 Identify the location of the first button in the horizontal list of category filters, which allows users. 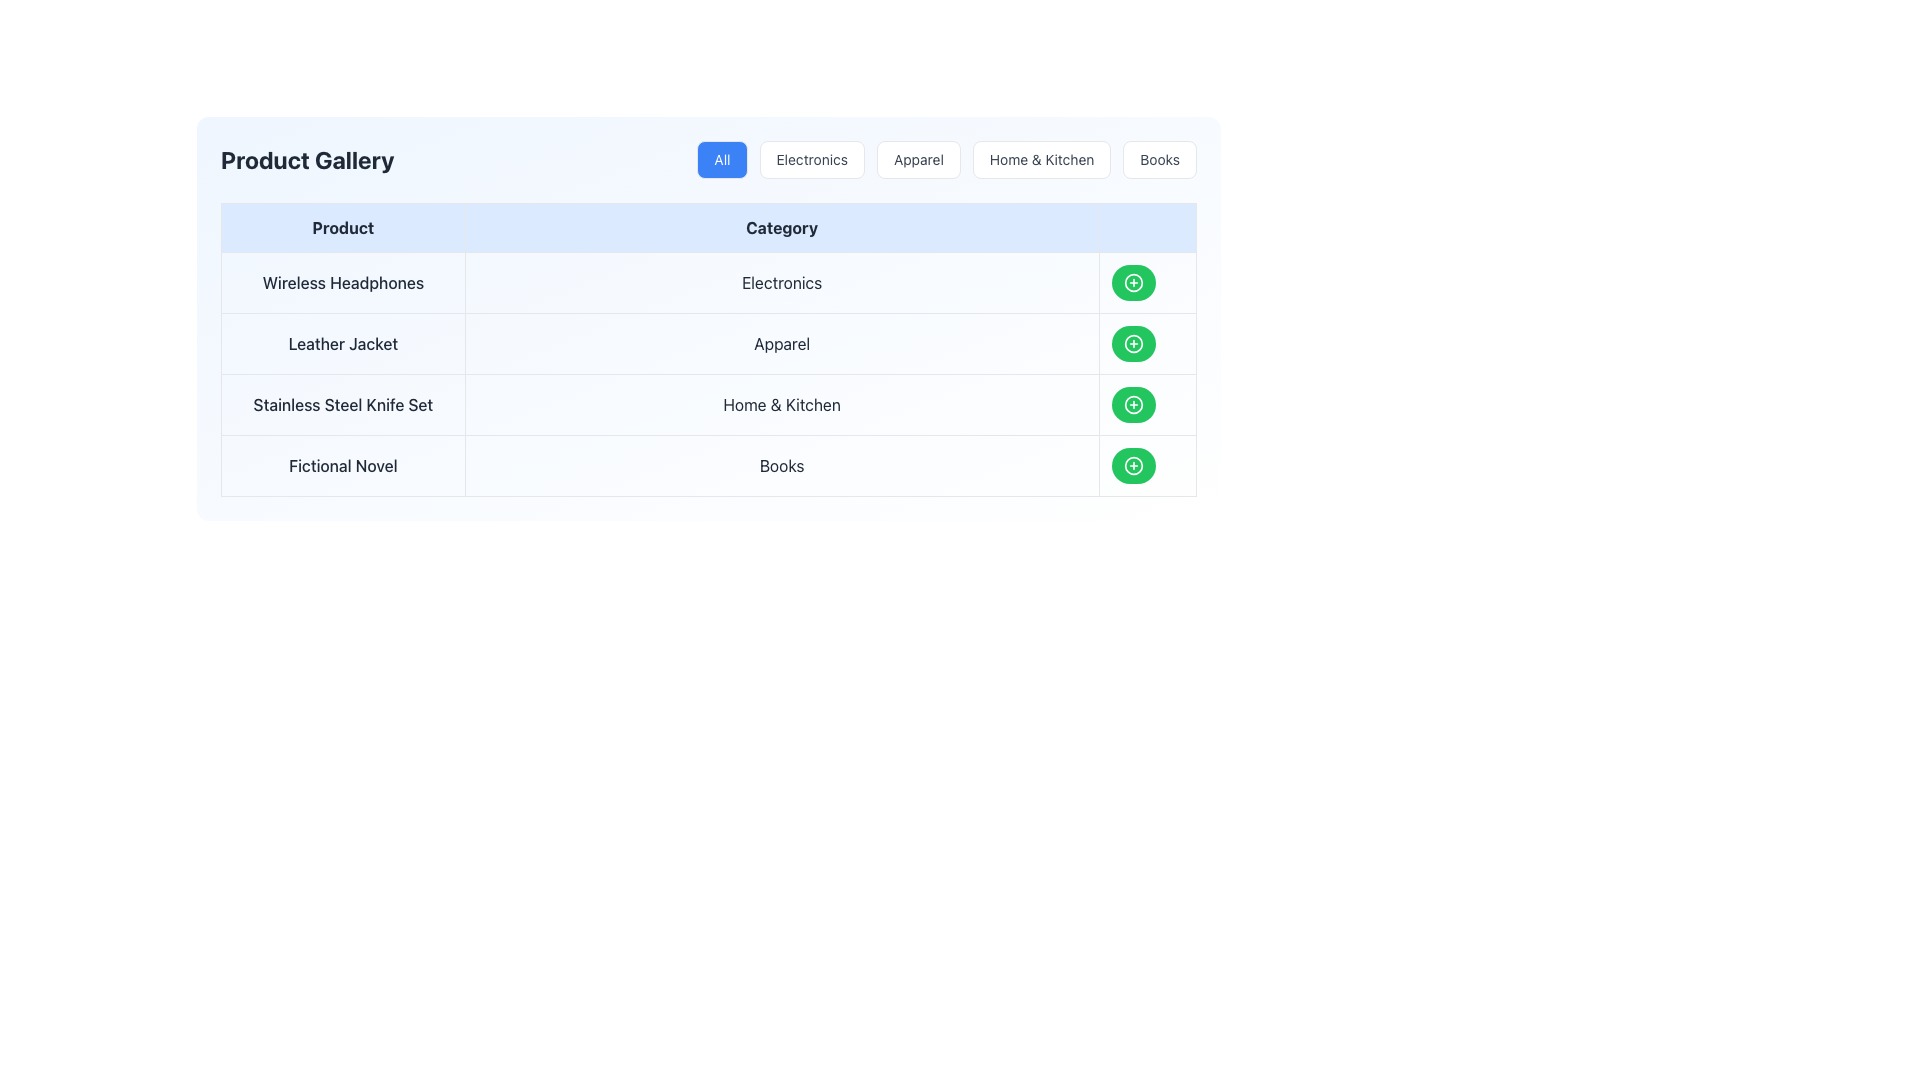
(721, 158).